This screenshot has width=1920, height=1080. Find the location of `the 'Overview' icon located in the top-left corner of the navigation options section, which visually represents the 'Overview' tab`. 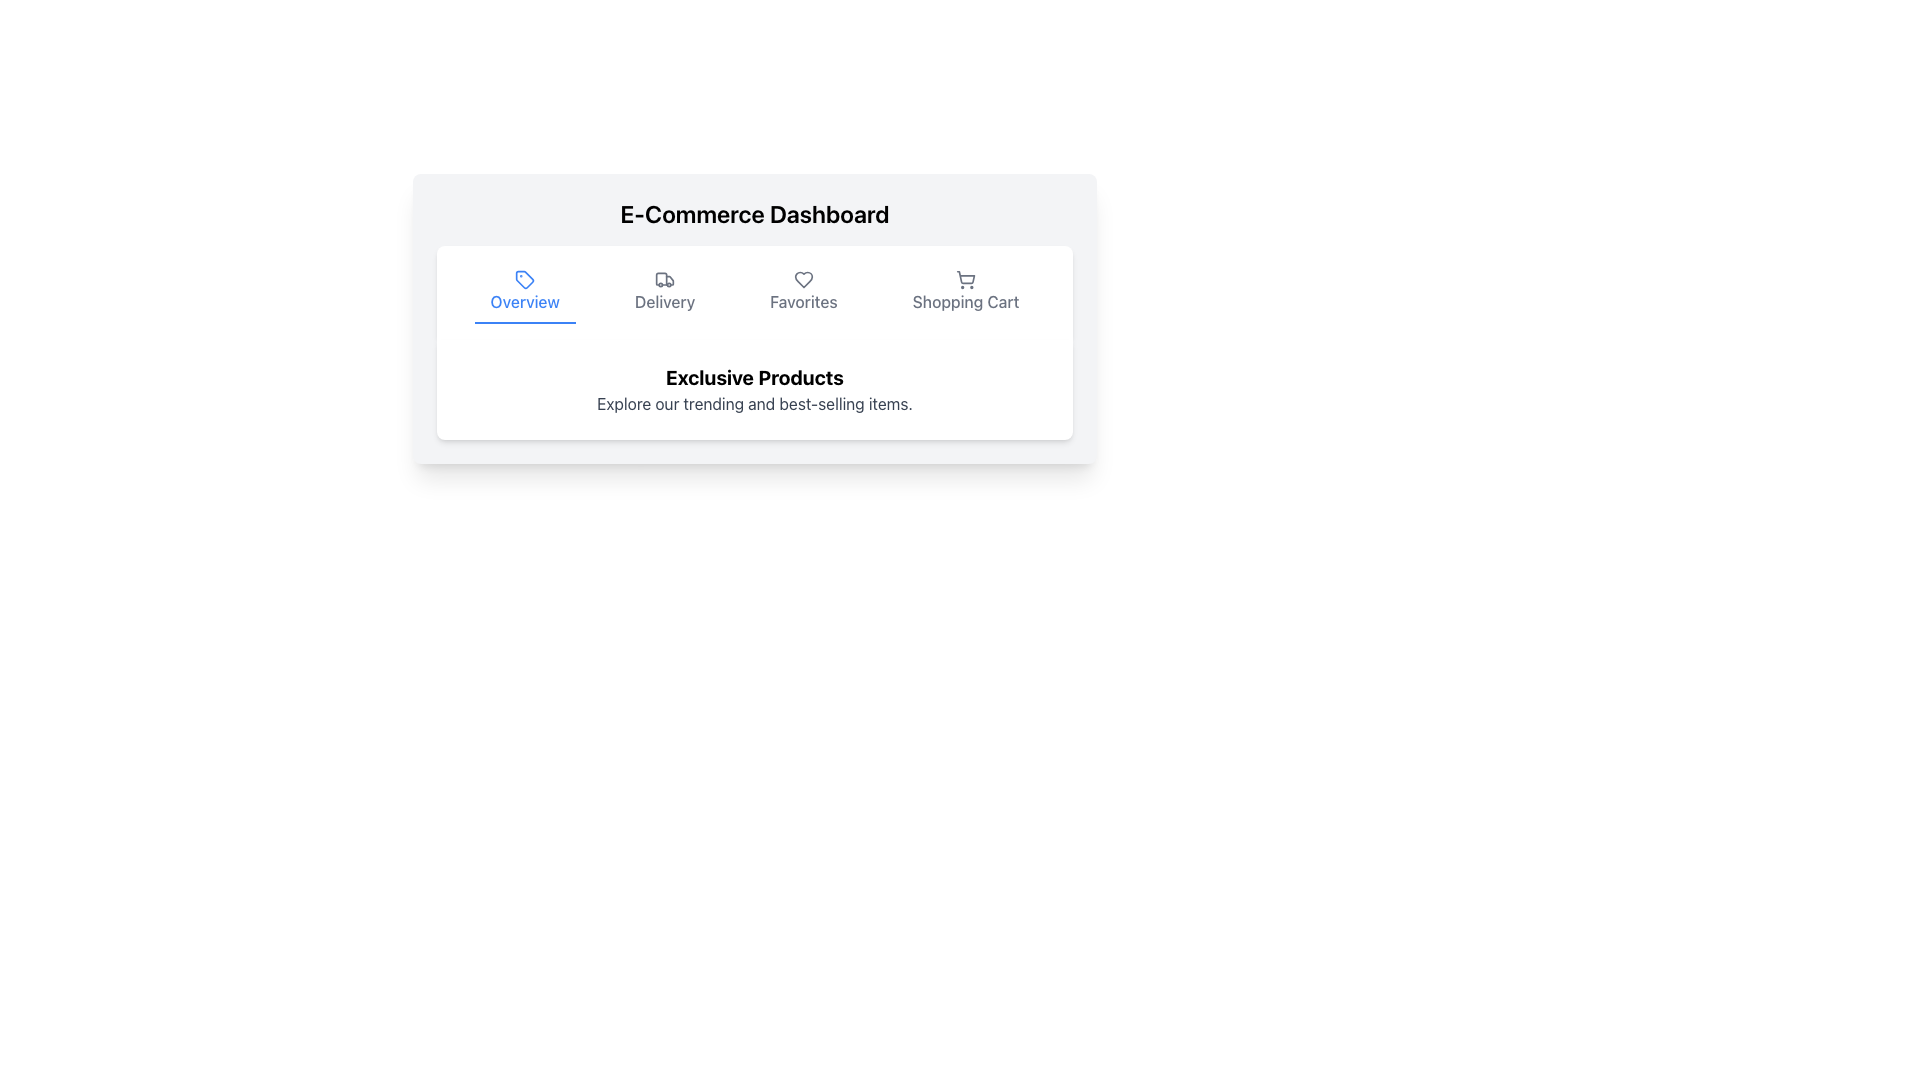

the 'Overview' icon located in the top-left corner of the navigation options section, which visually represents the 'Overview' tab is located at coordinates (525, 280).